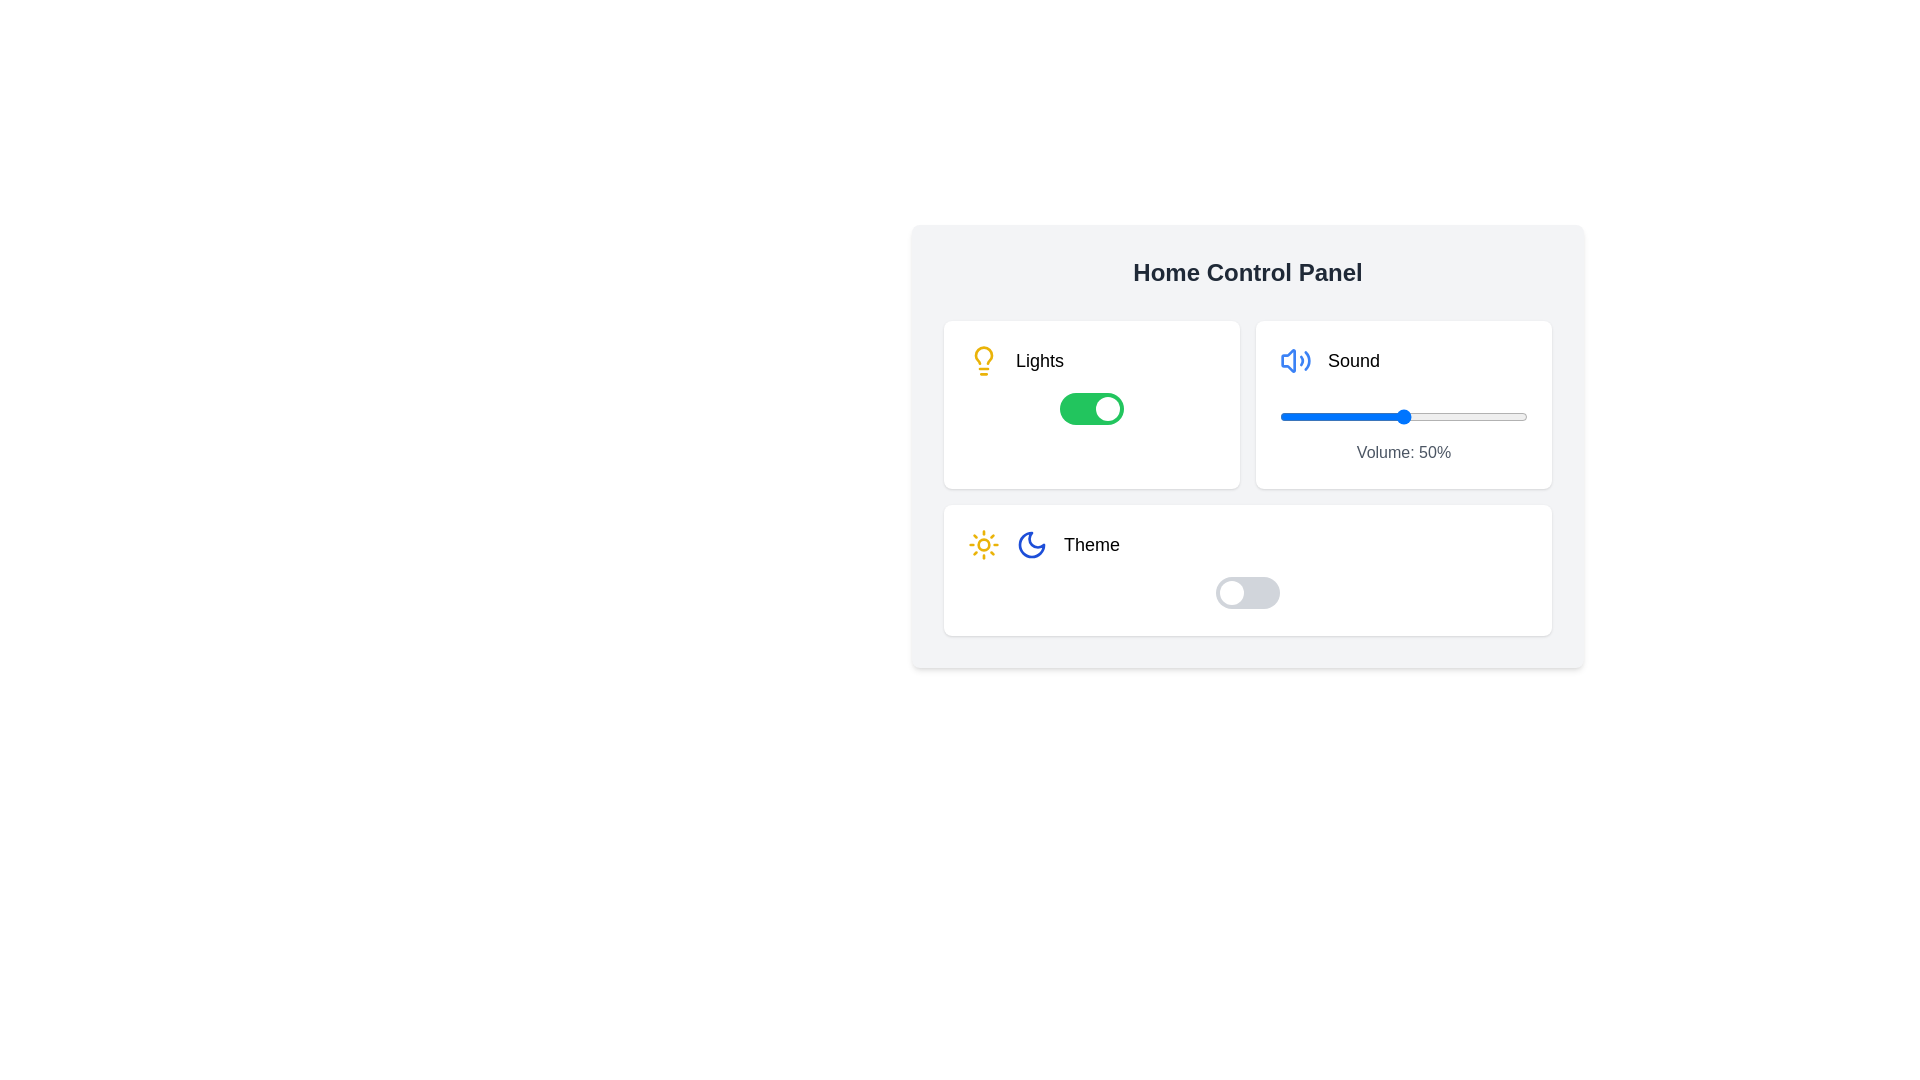 The image size is (1920, 1080). I want to click on the volume, so click(1324, 415).